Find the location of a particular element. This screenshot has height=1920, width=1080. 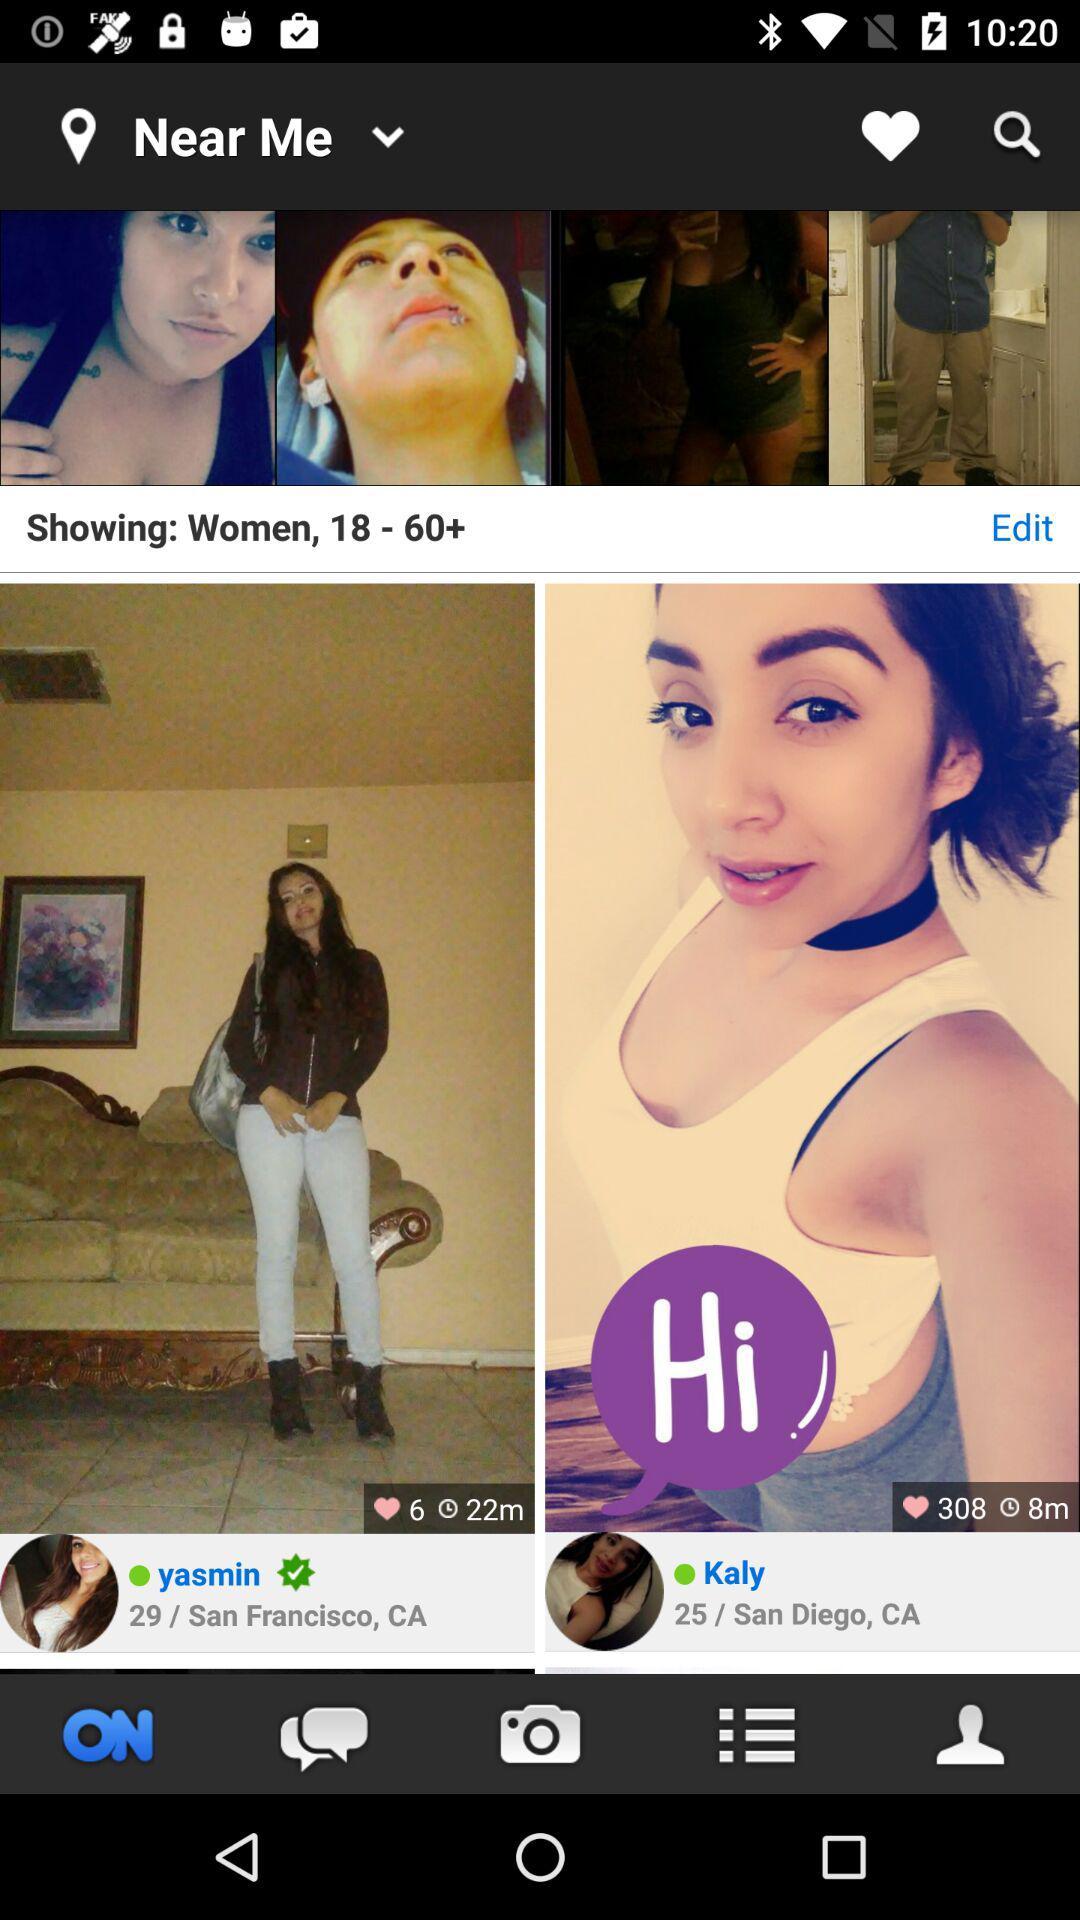

open camera is located at coordinates (540, 1733).